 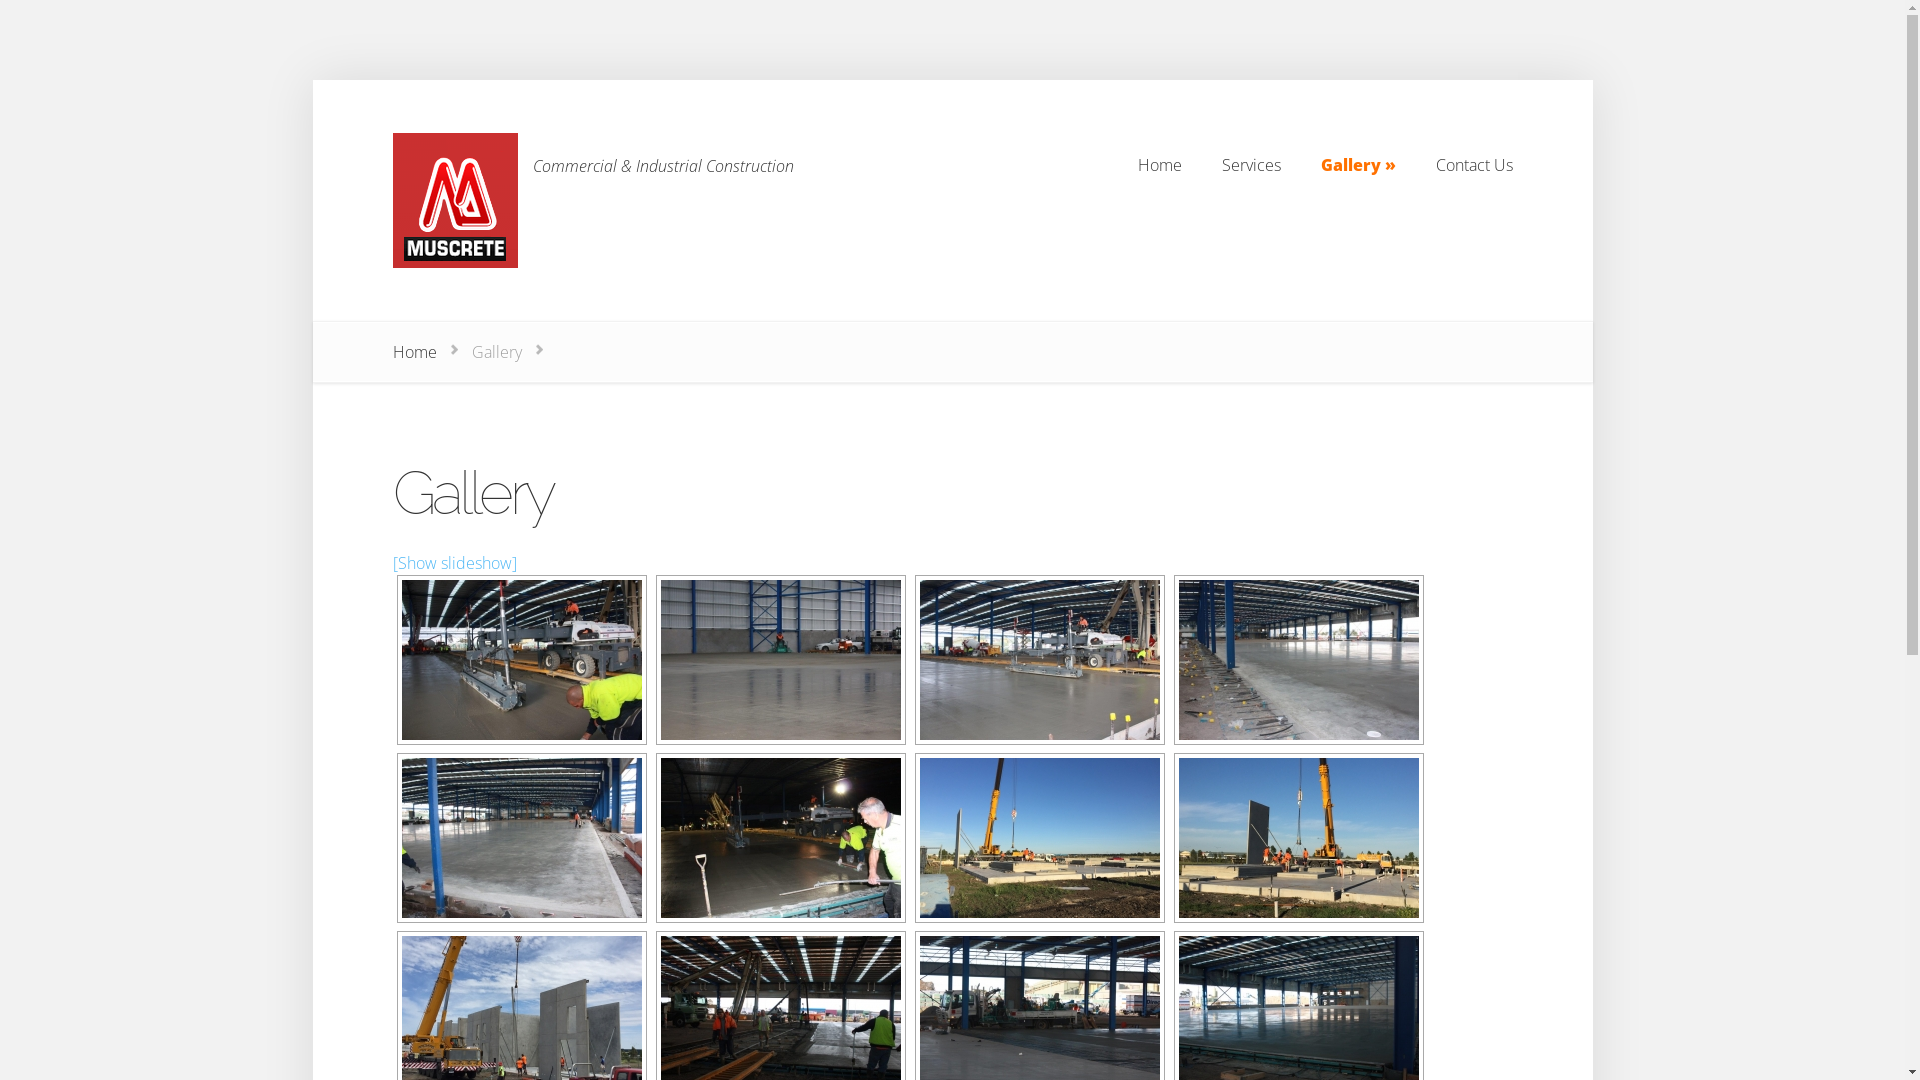 I want to click on 'Muscrete Jobs 049', so click(x=521, y=837).